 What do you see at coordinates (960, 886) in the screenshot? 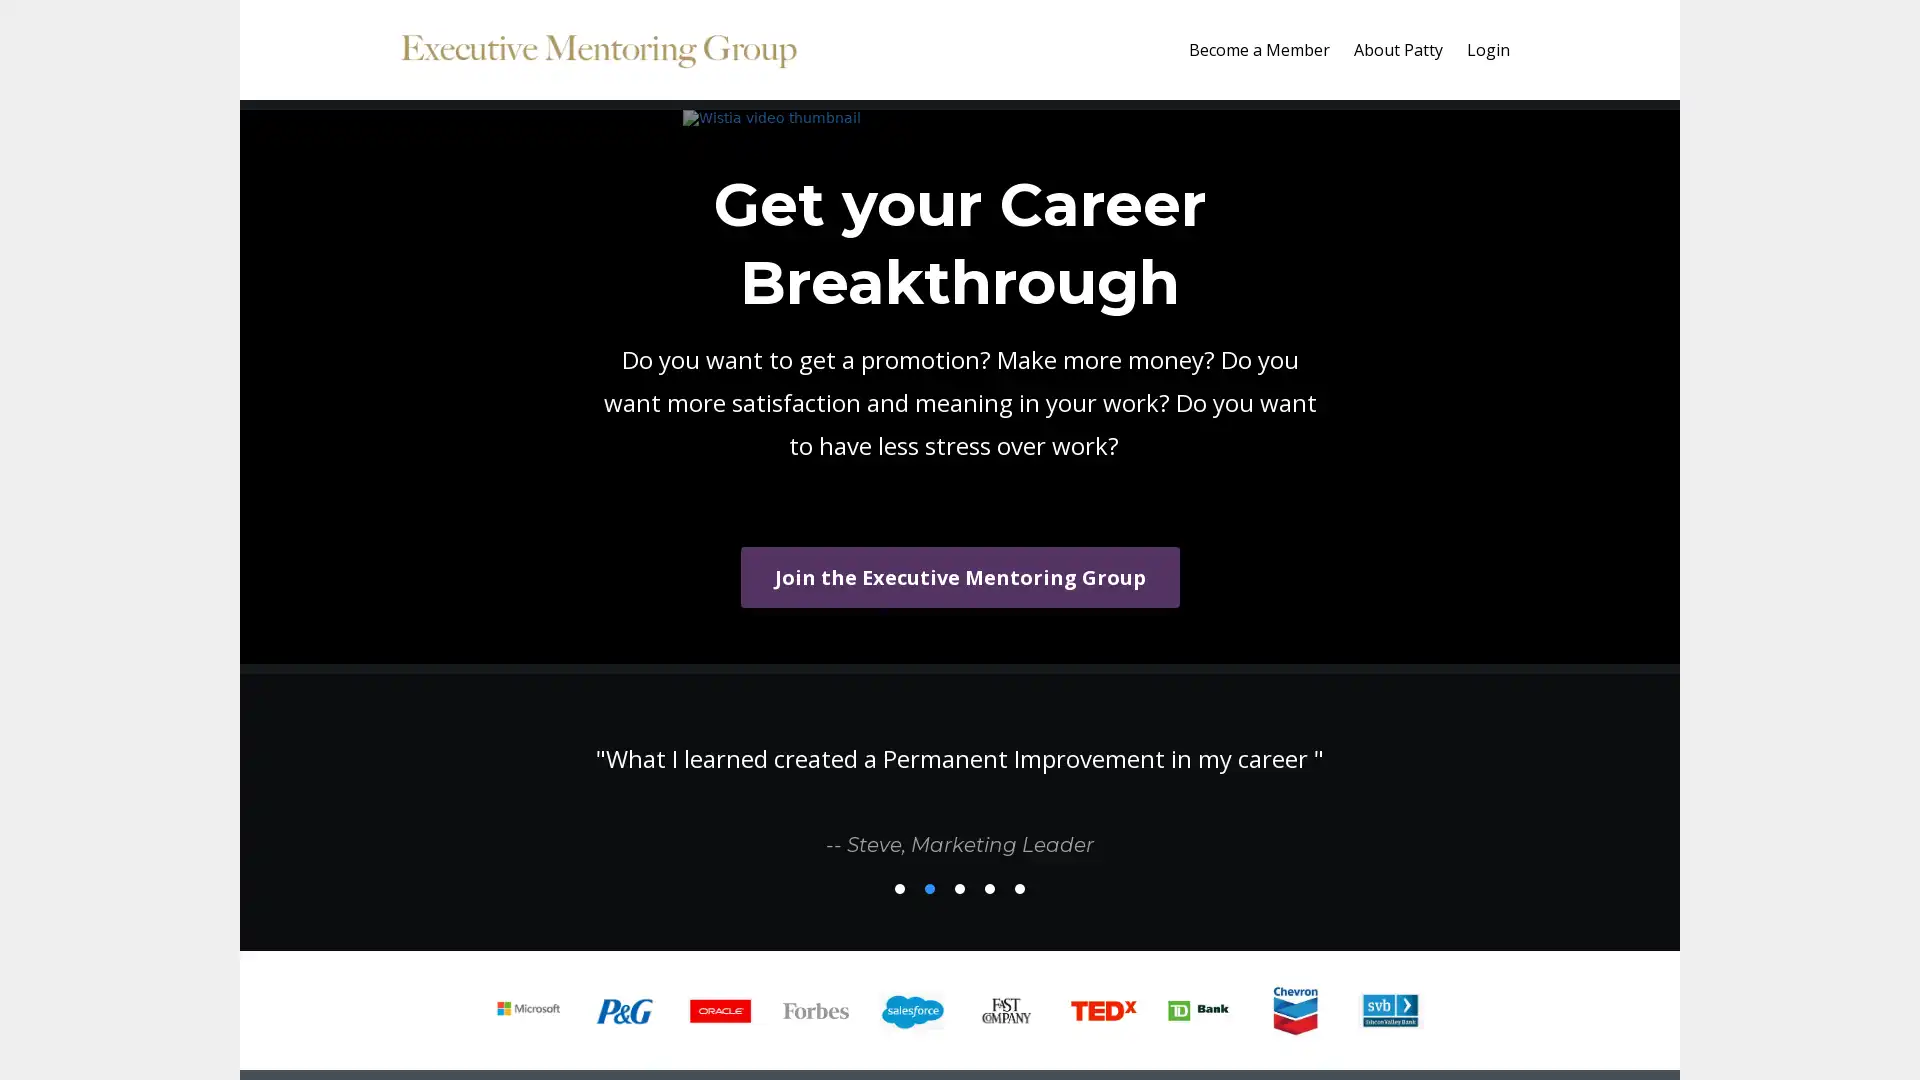
I see `3` at bounding box center [960, 886].